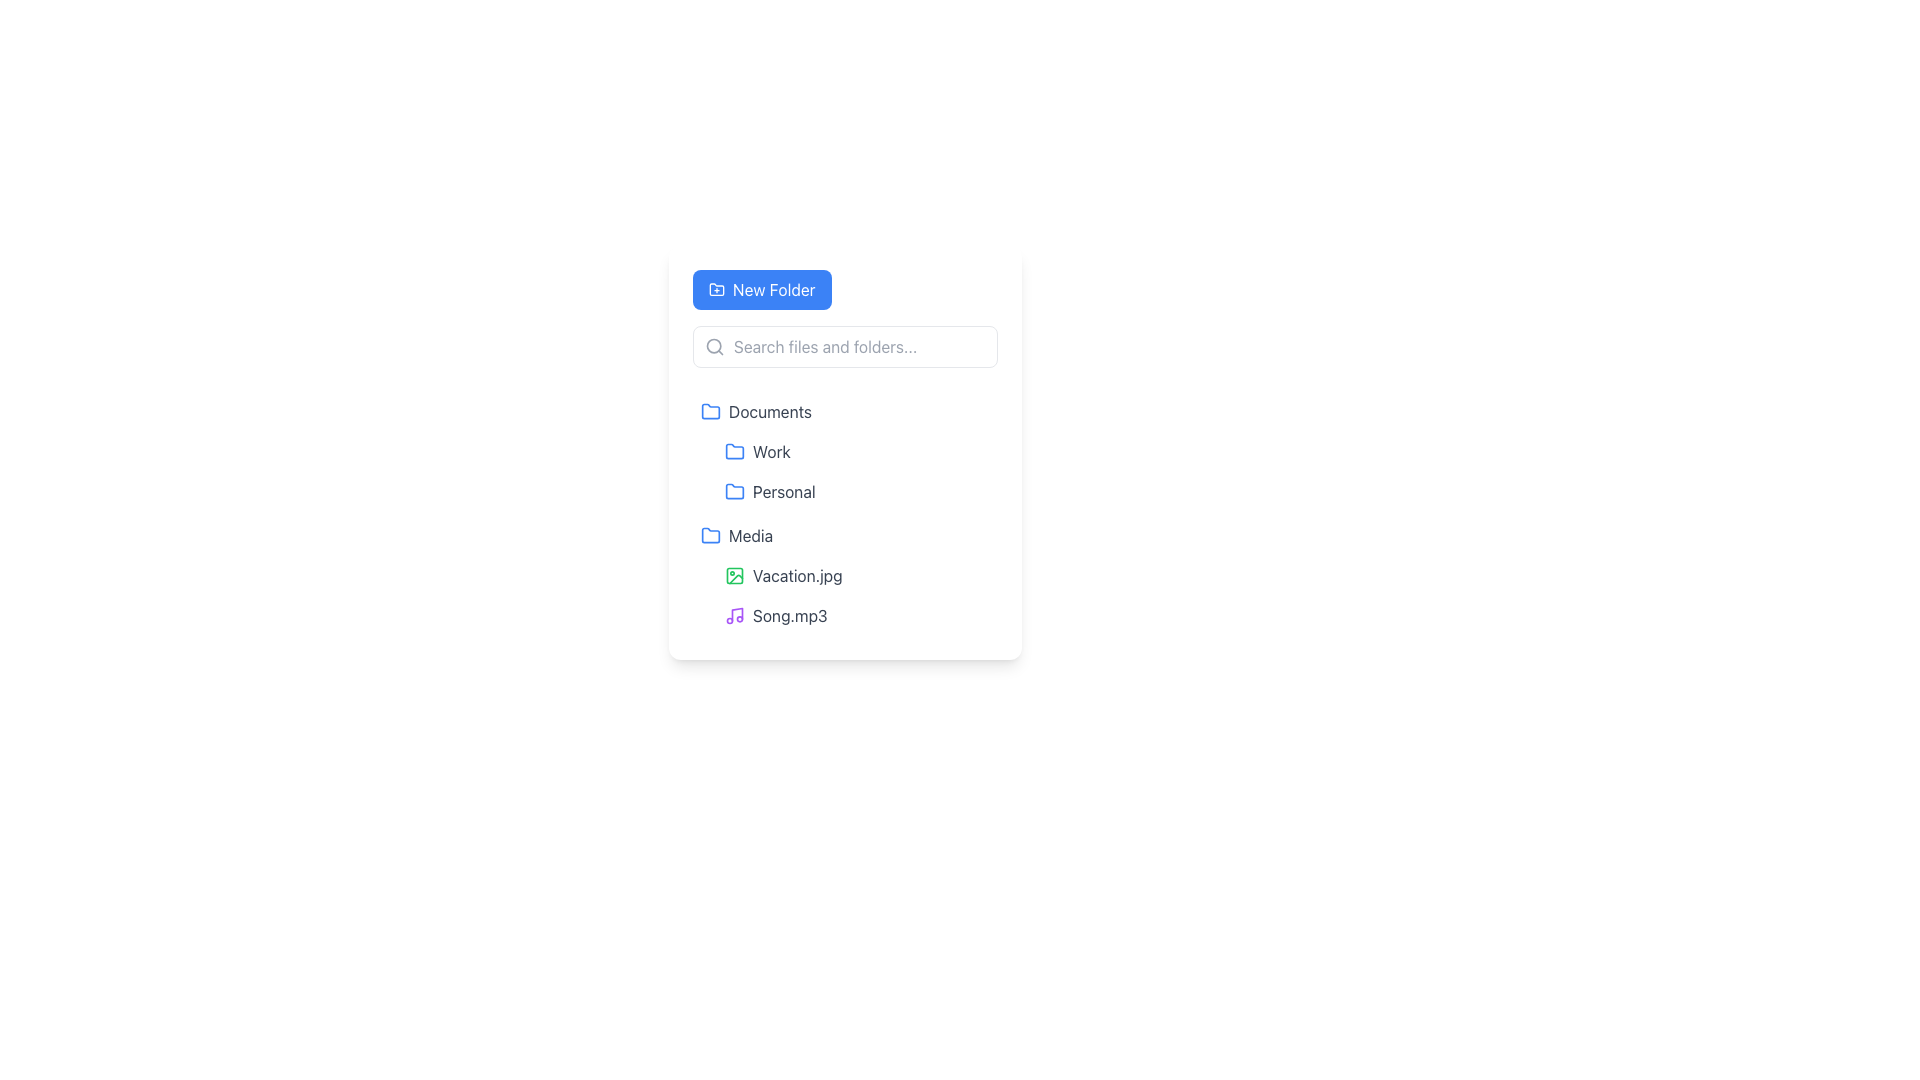 Image resolution: width=1920 pixels, height=1080 pixels. What do you see at coordinates (857, 575) in the screenshot?
I see `on the list item representing the media file 'Vacation.jpg' located in the 'Media' group, positioned directly beneath 'Documents'` at bounding box center [857, 575].